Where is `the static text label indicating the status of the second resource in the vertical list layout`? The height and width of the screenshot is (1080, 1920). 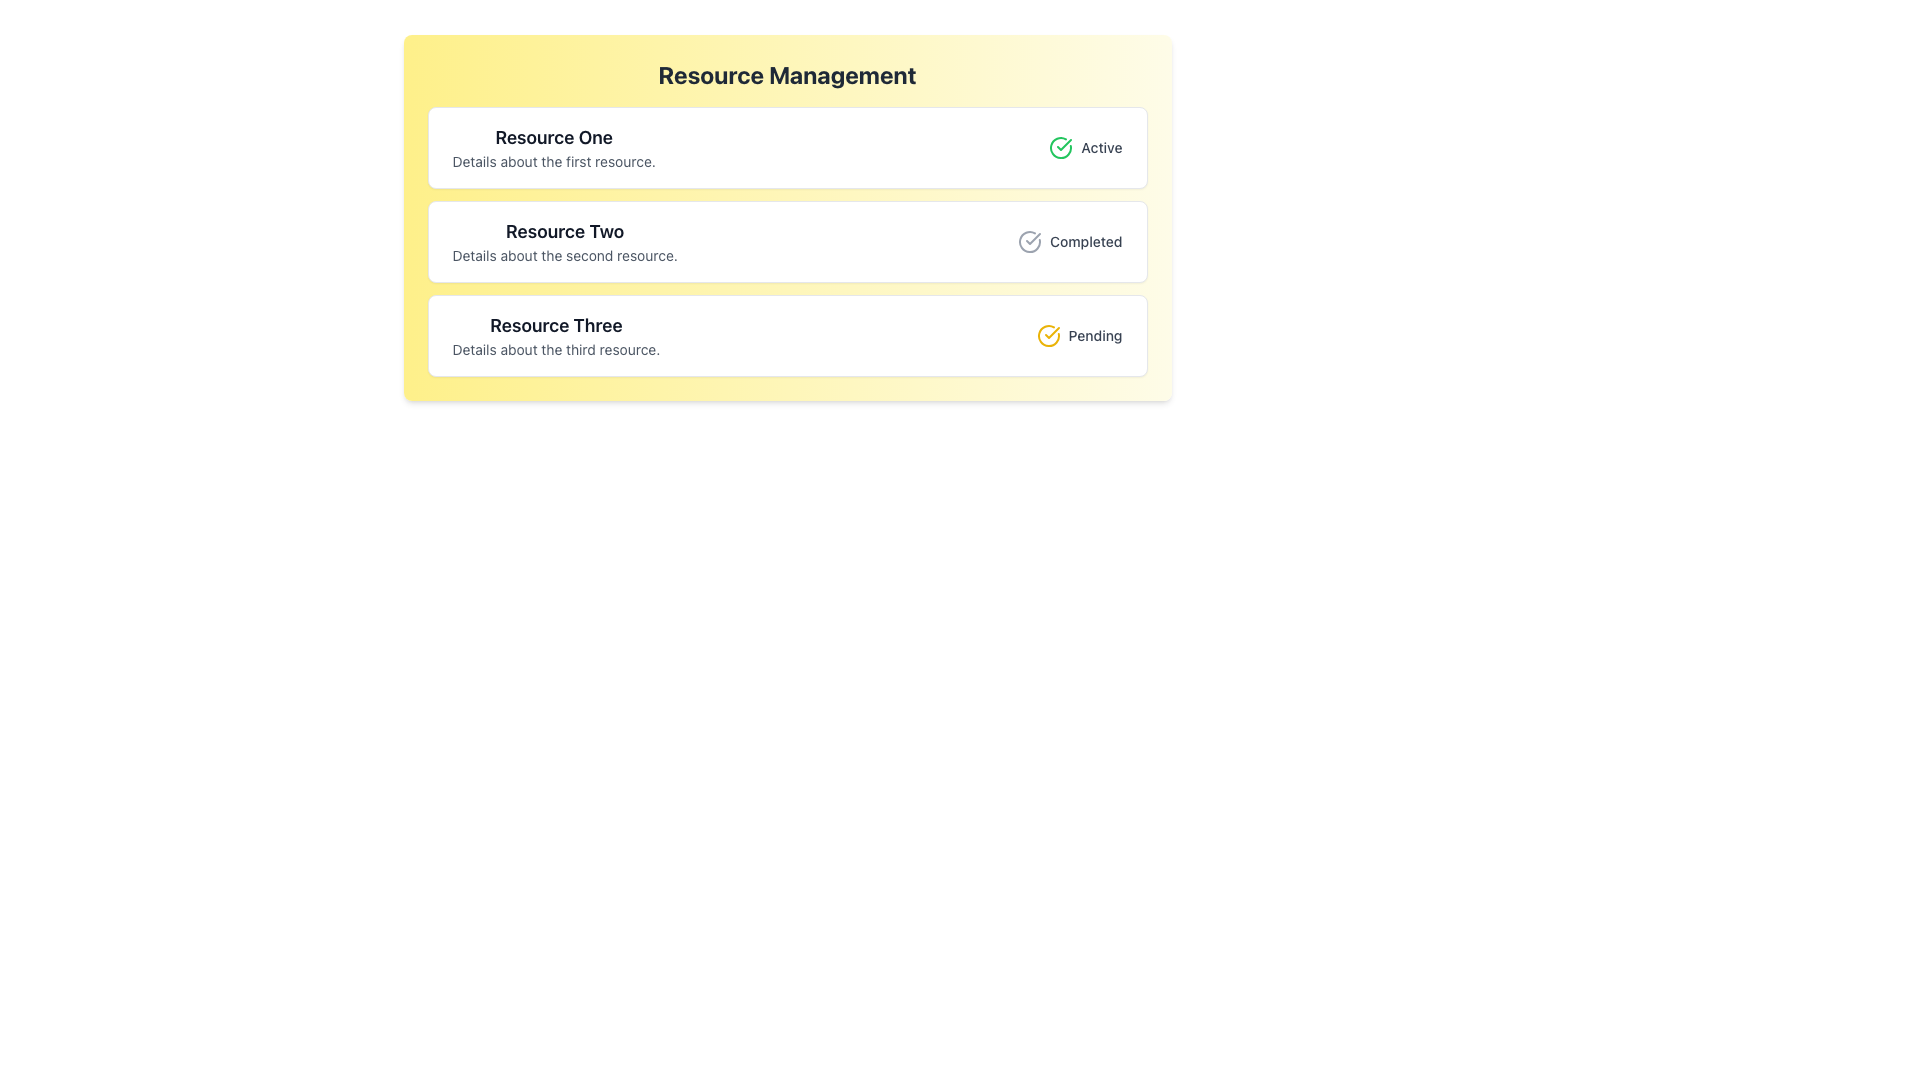 the static text label indicating the status of the second resource in the vertical list layout is located at coordinates (1085, 241).